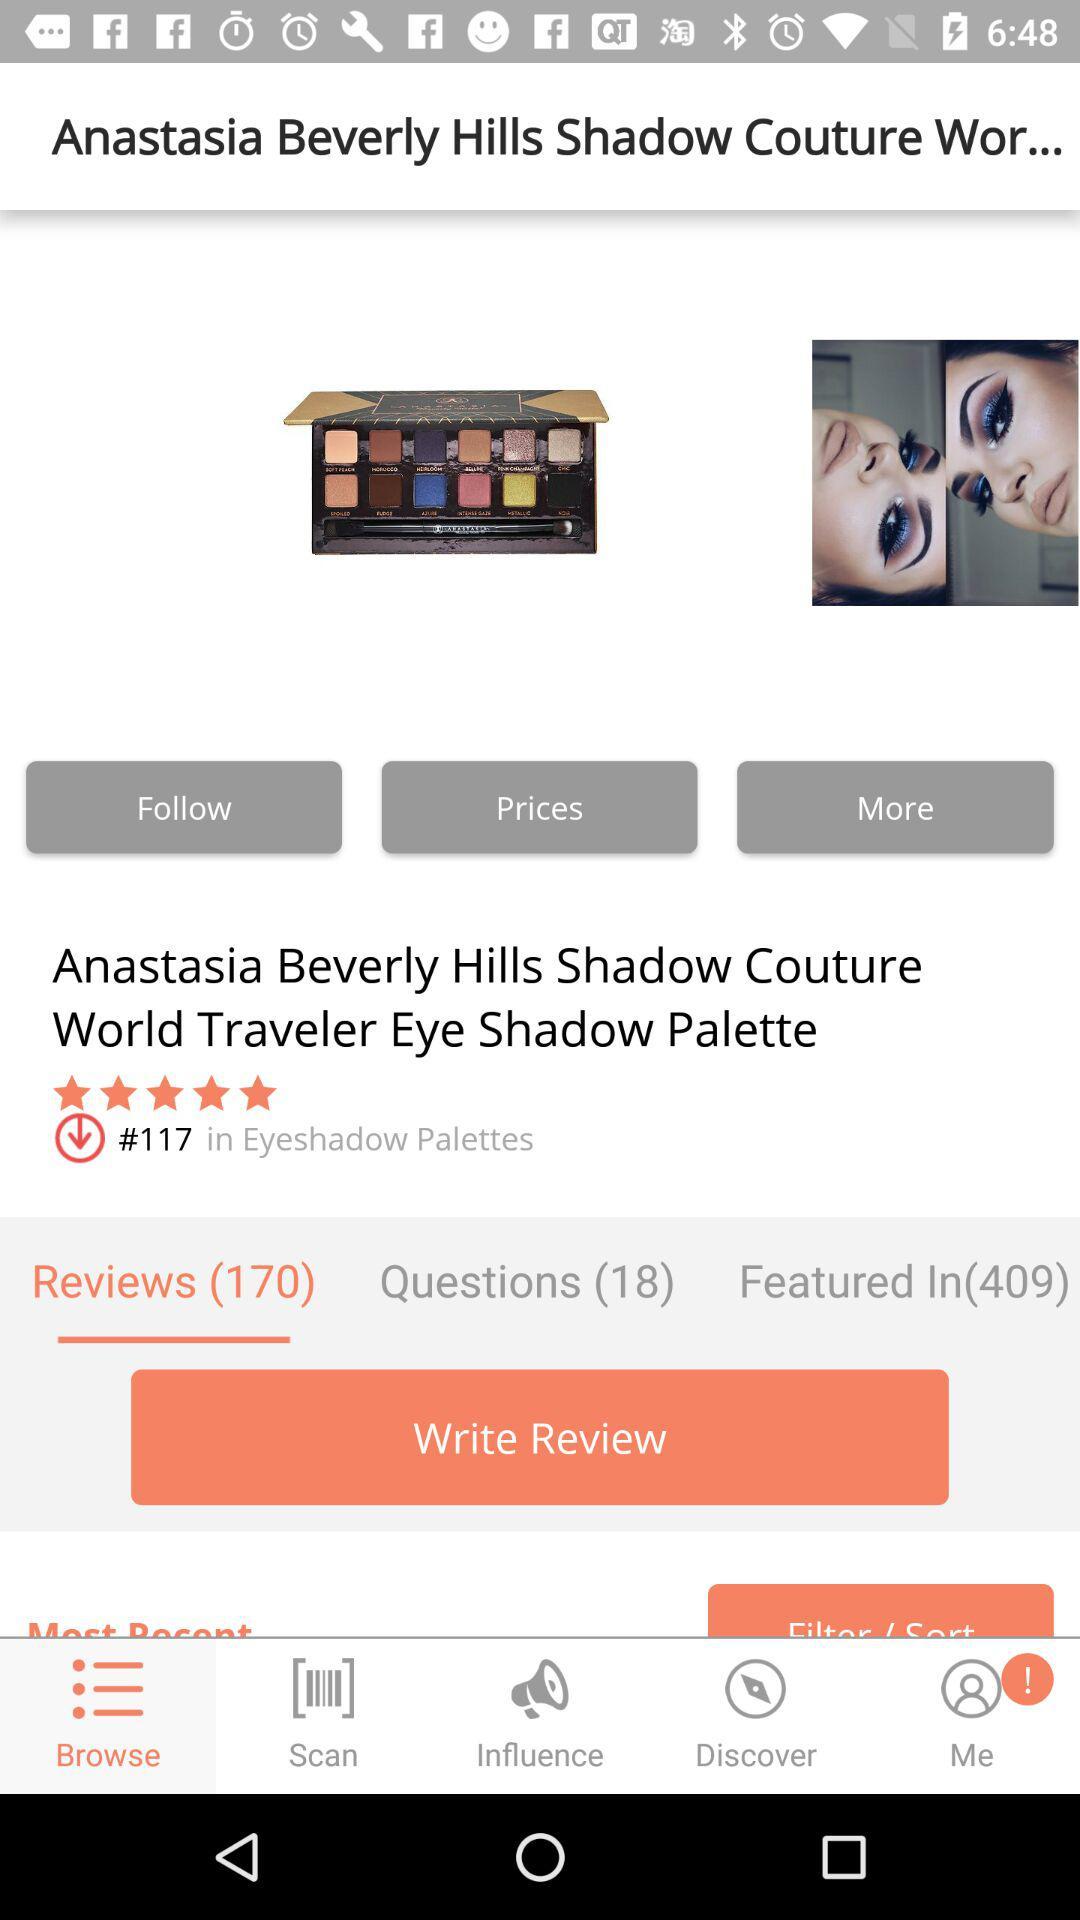 The image size is (1080, 1920). Describe the element at coordinates (894, 807) in the screenshot. I see `the text which is to the right of prices` at that location.